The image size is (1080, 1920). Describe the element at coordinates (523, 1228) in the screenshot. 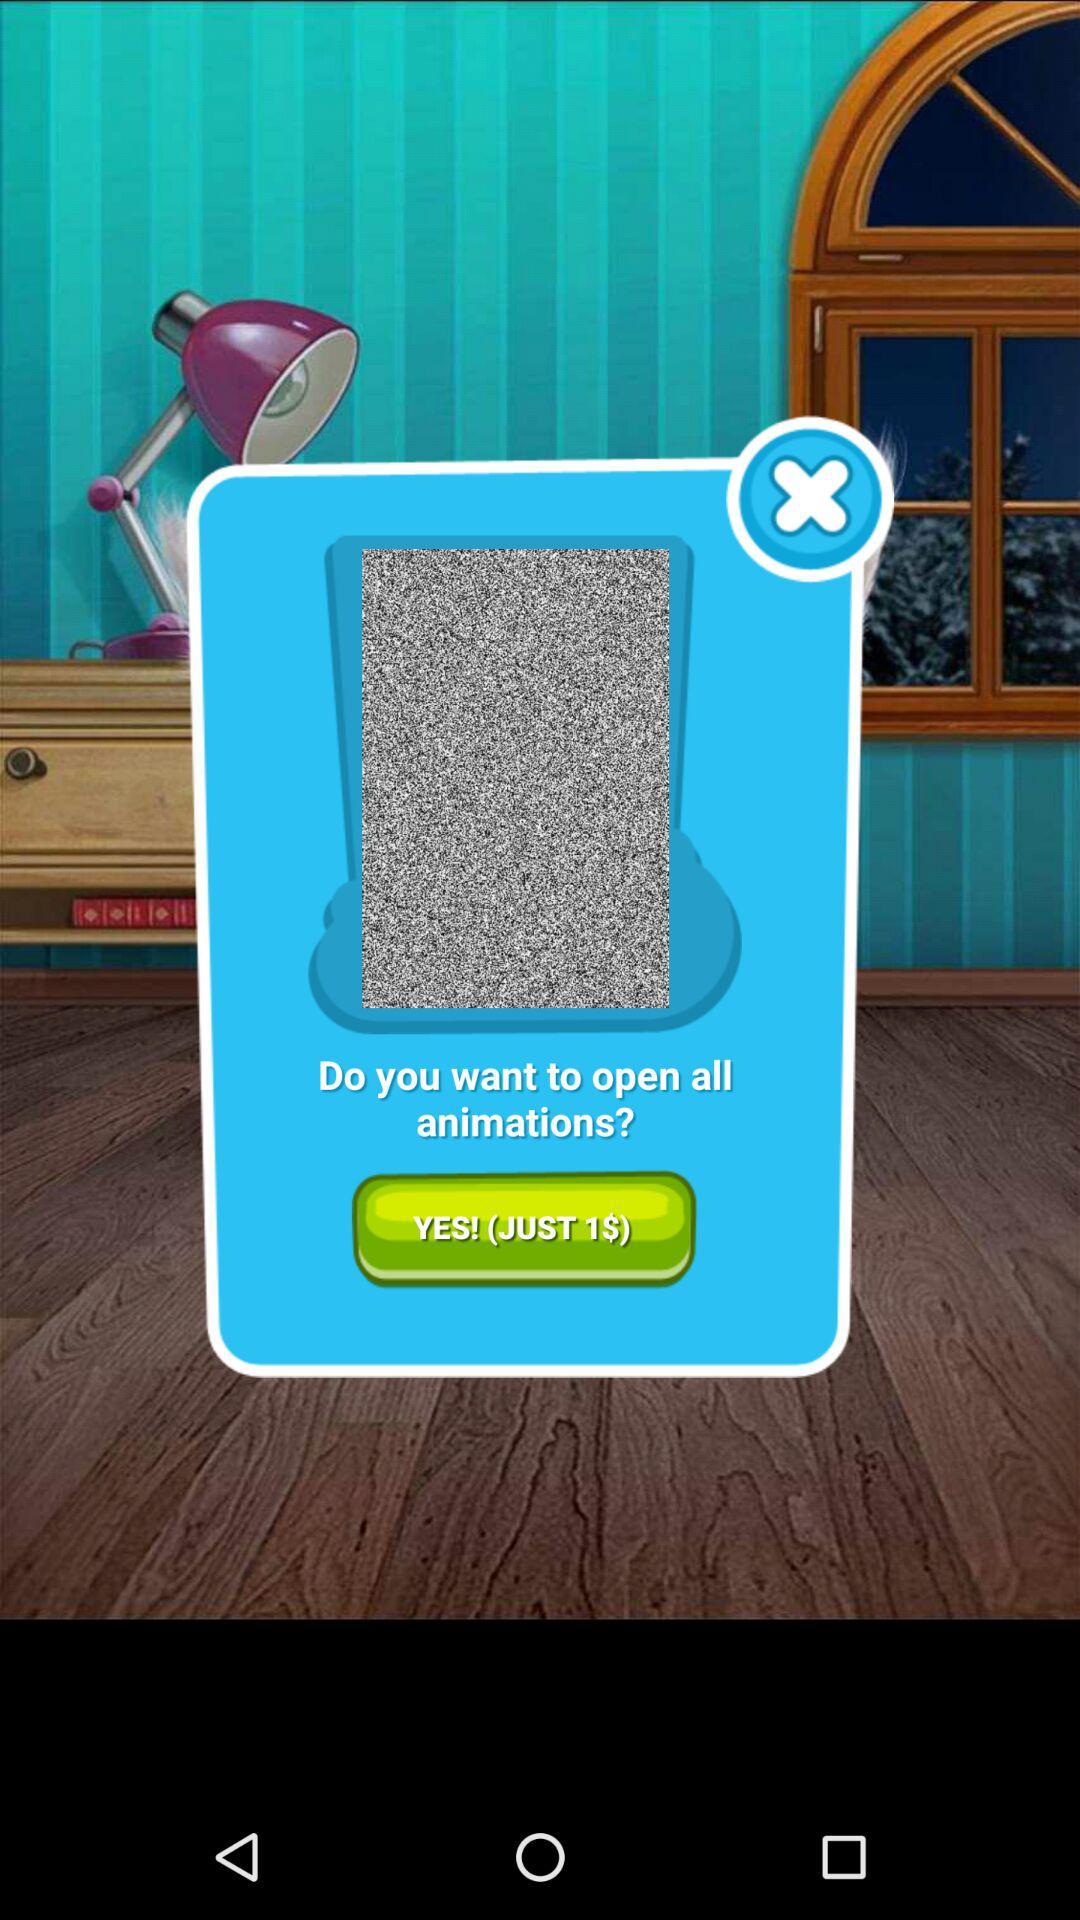

I see `yes! (just 1$)` at that location.